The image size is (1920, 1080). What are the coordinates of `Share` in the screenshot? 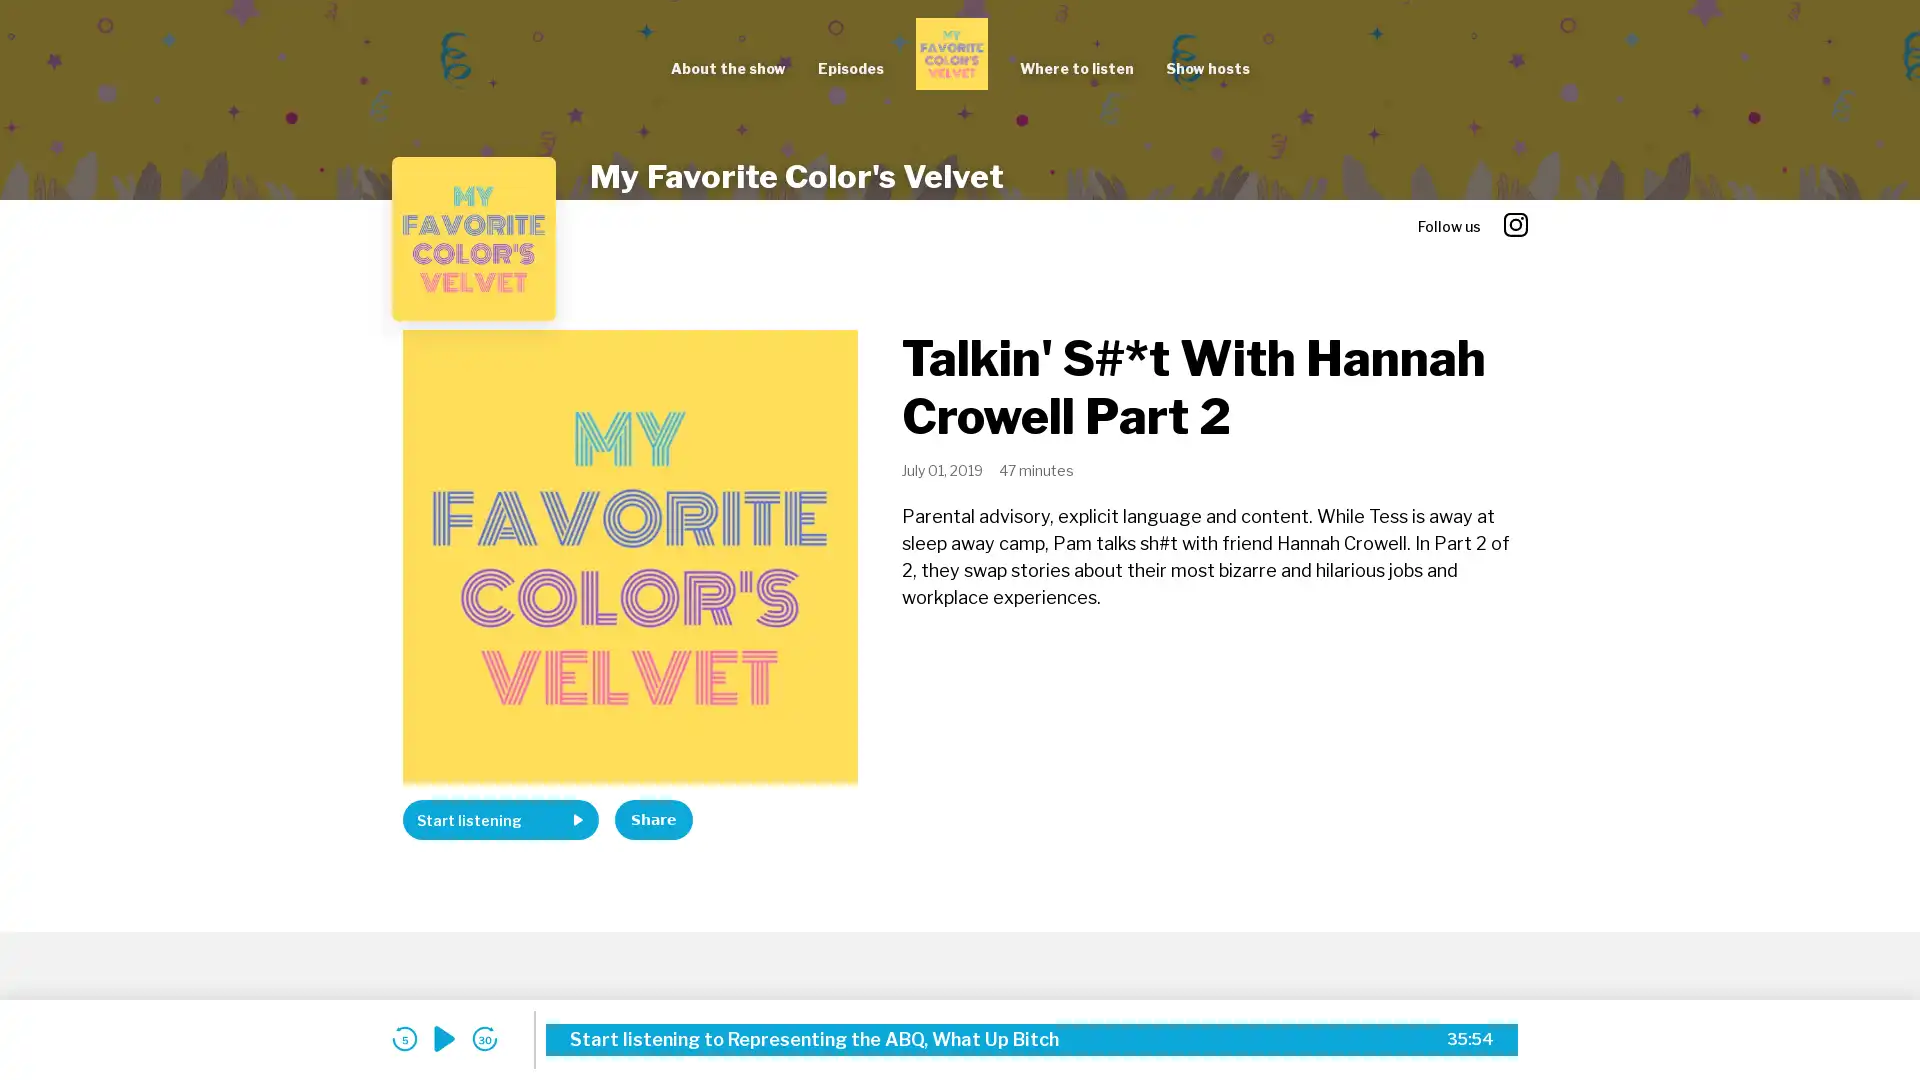 It's located at (653, 820).